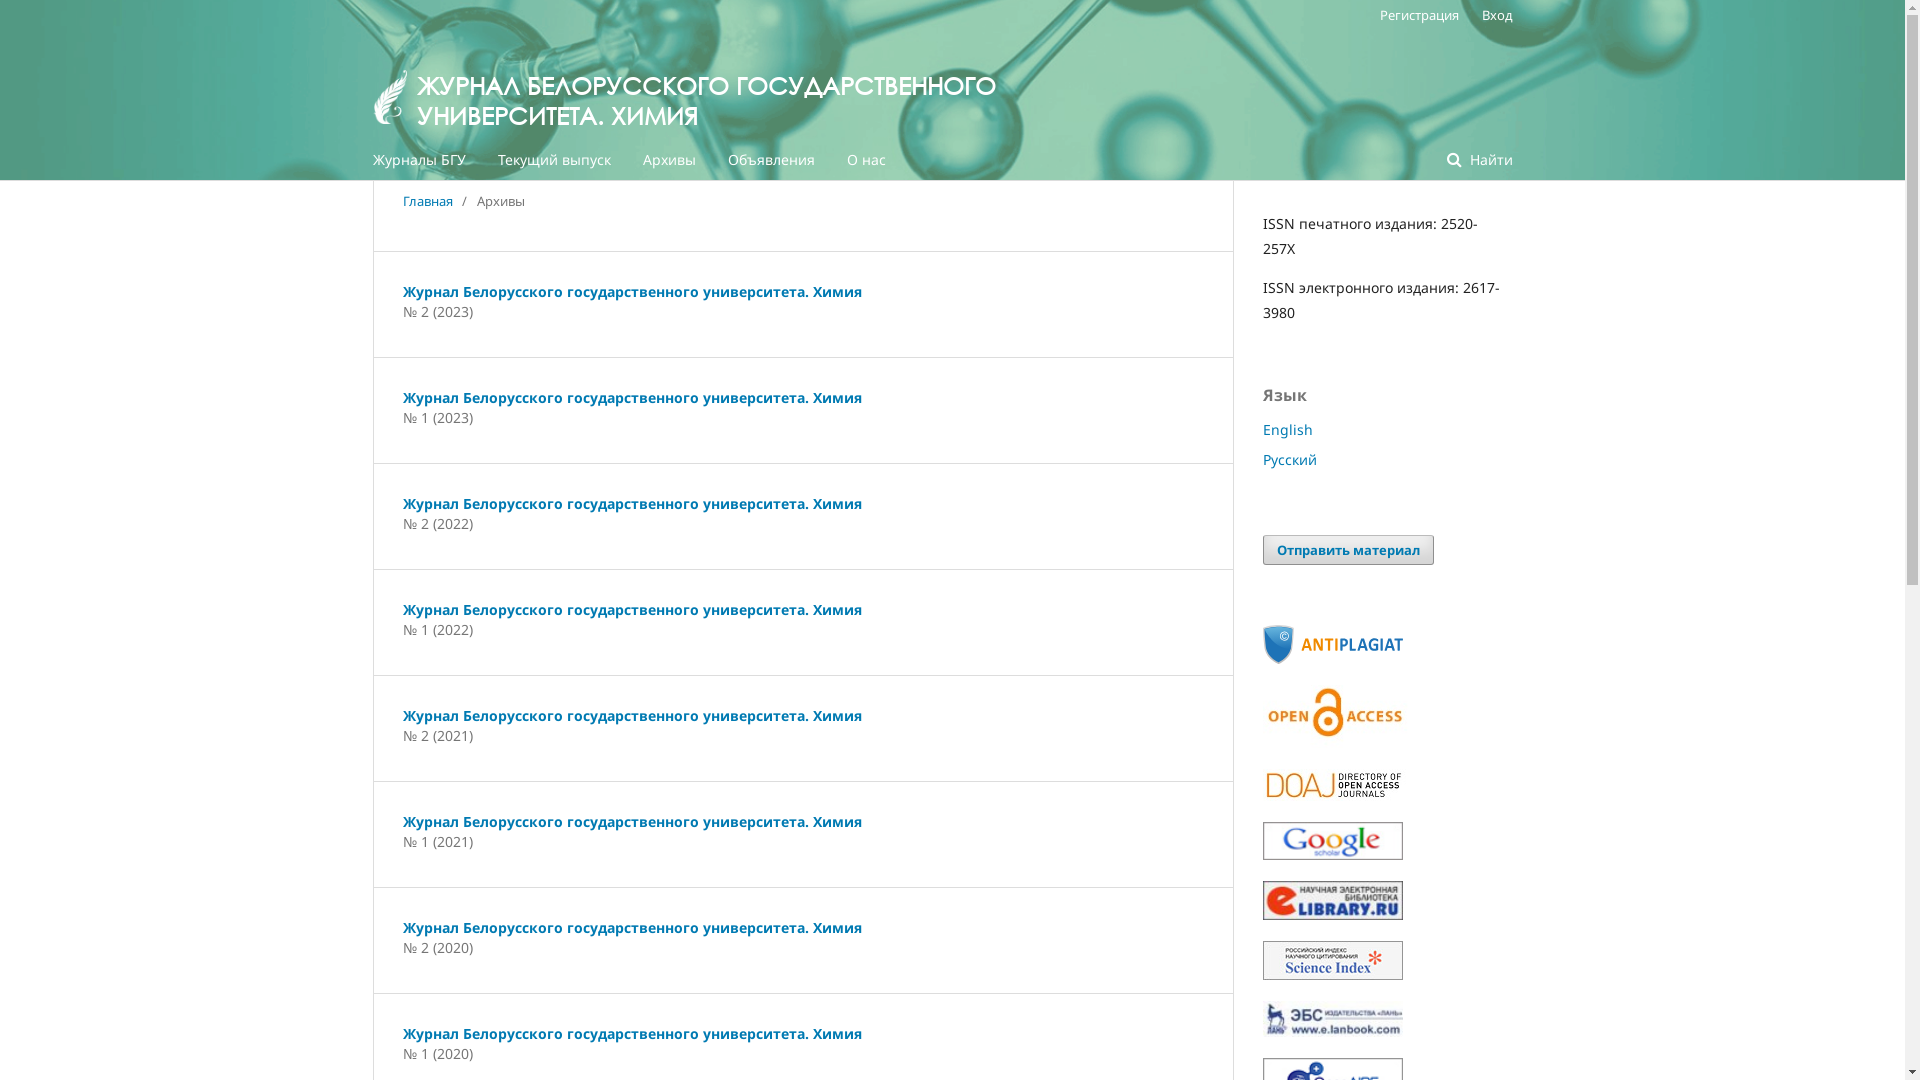 Image resolution: width=1920 pixels, height=1080 pixels. Describe the element at coordinates (1286, 428) in the screenshot. I see `'English'` at that location.